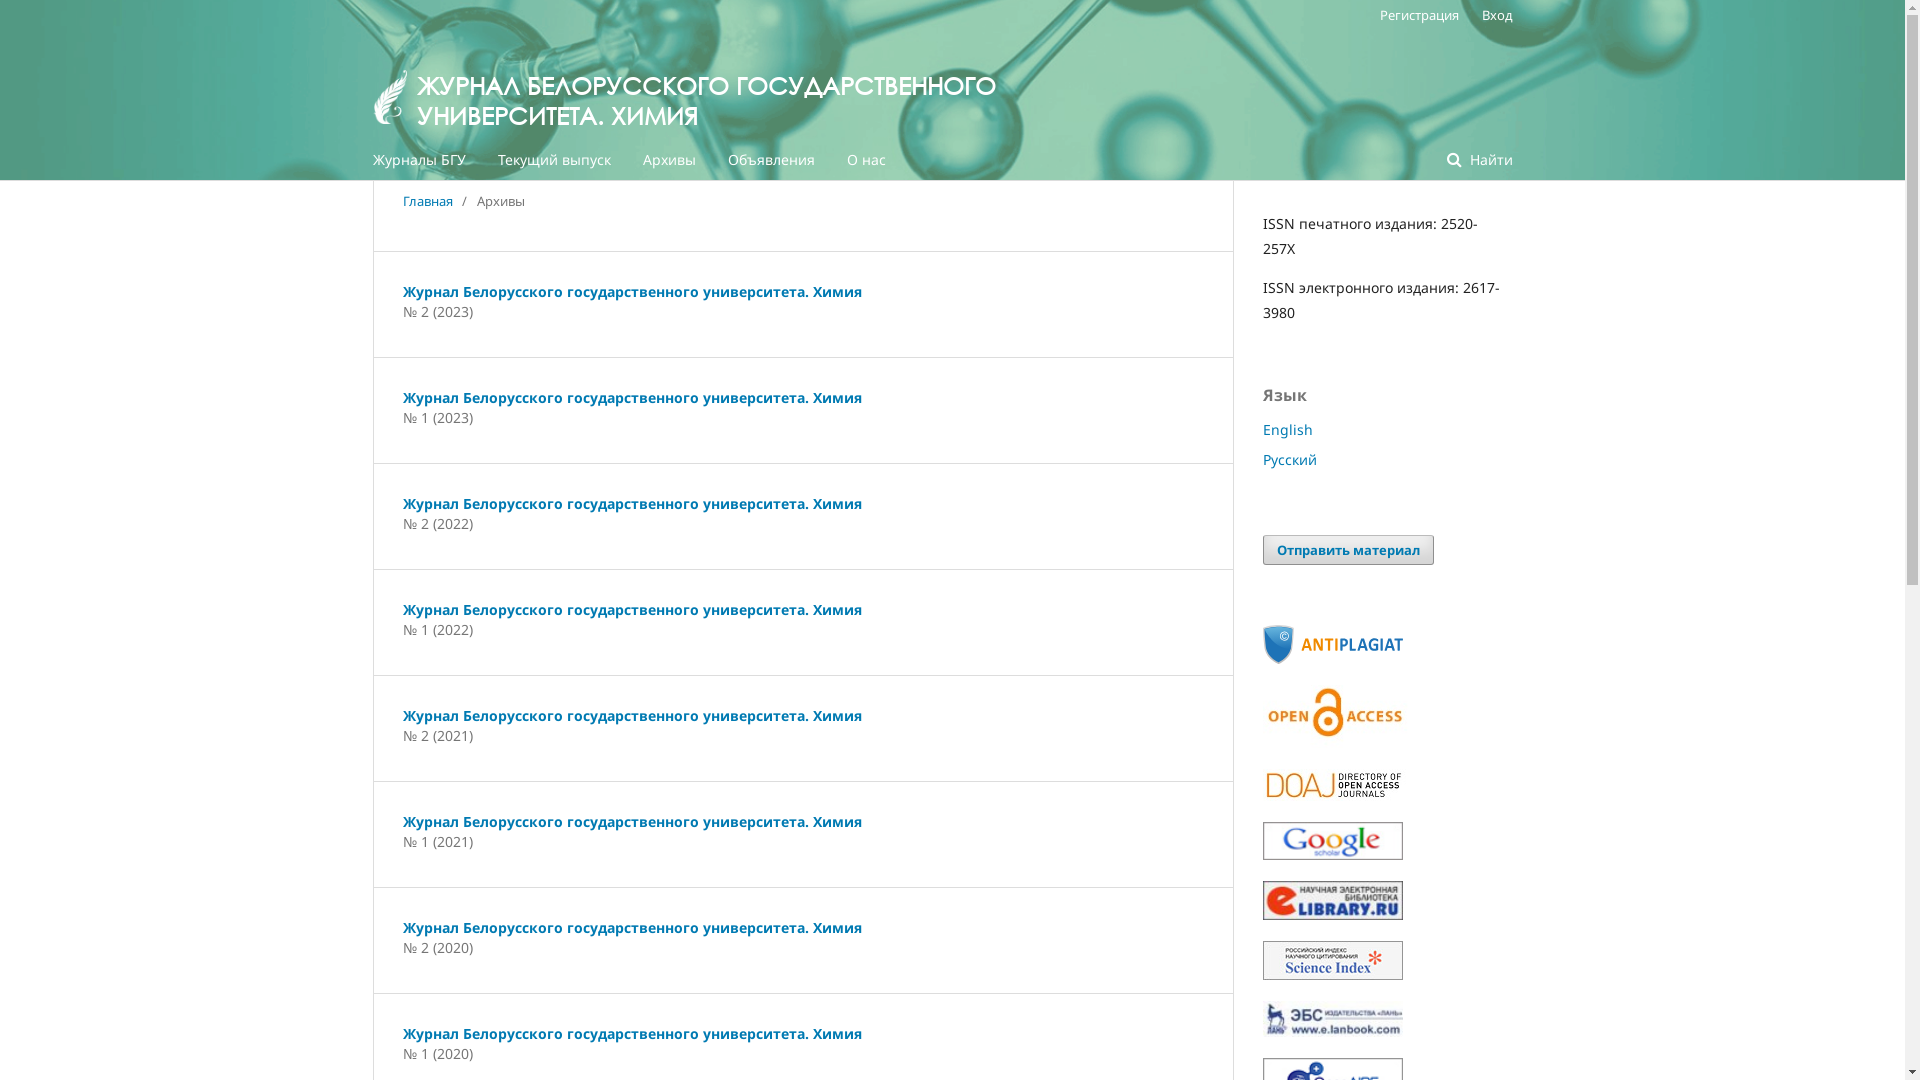 Image resolution: width=1920 pixels, height=1080 pixels. Describe the element at coordinates (1286, 428) in the screenshot. I see `'English'` at that location.